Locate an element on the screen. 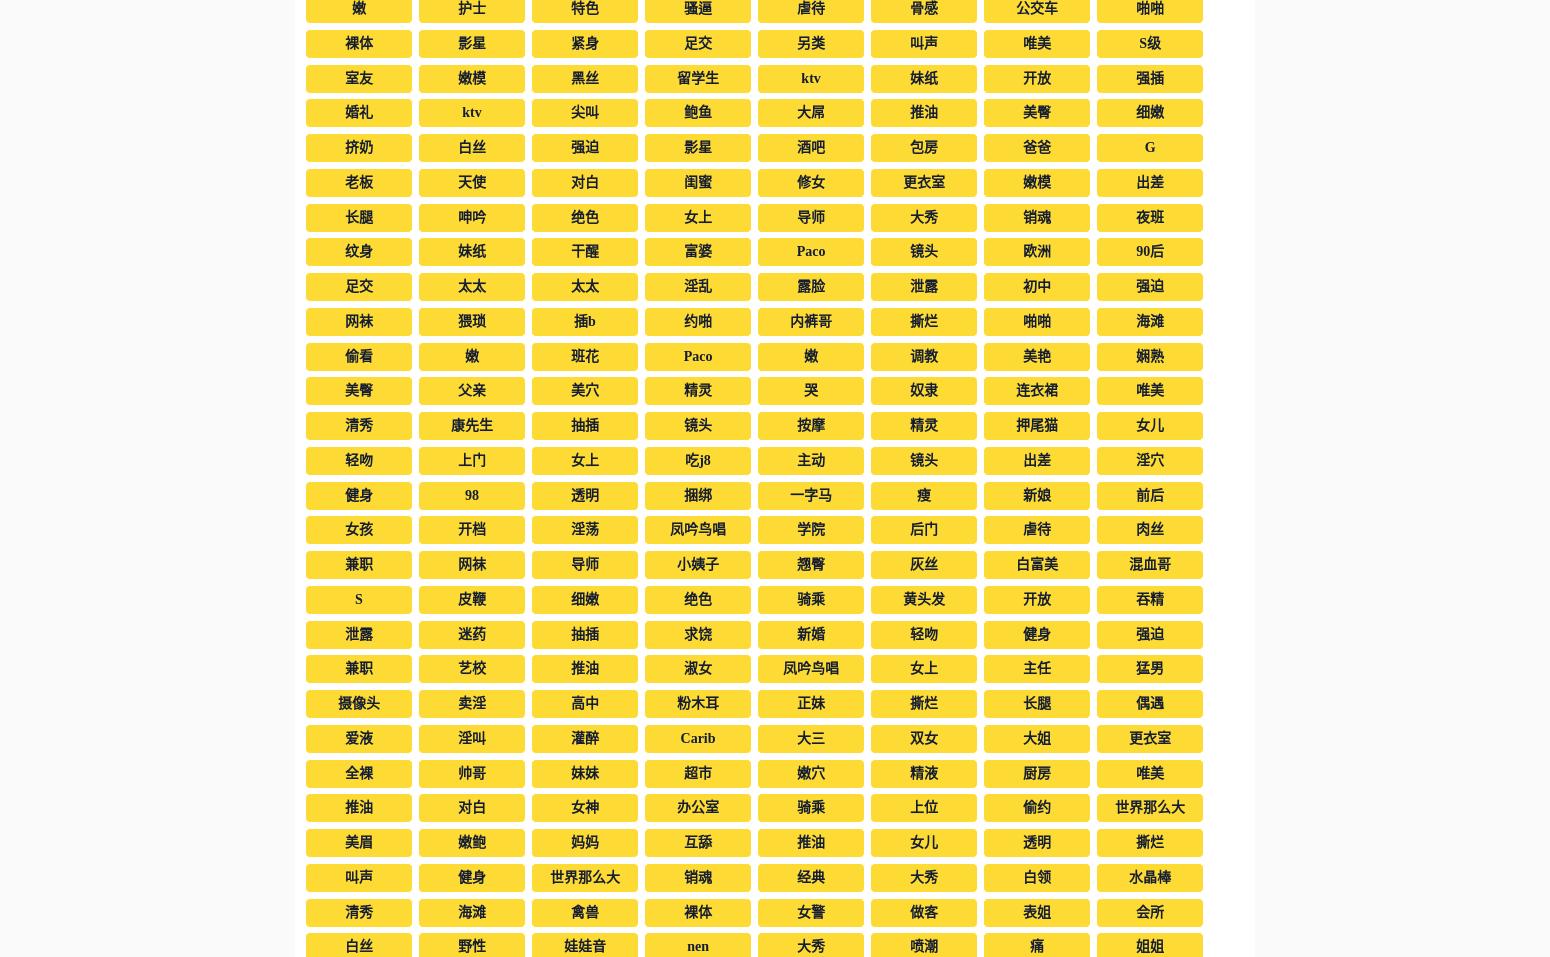 The image size is (1550, 957). '插b' is located at coordinates (584, 320).